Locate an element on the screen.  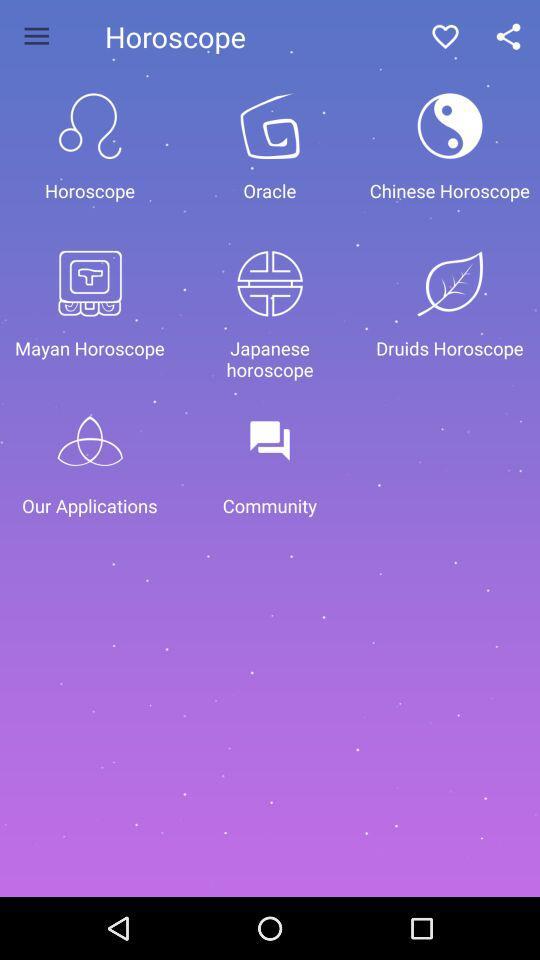
icon next to horoscope item is located at coordinates (36, 35).